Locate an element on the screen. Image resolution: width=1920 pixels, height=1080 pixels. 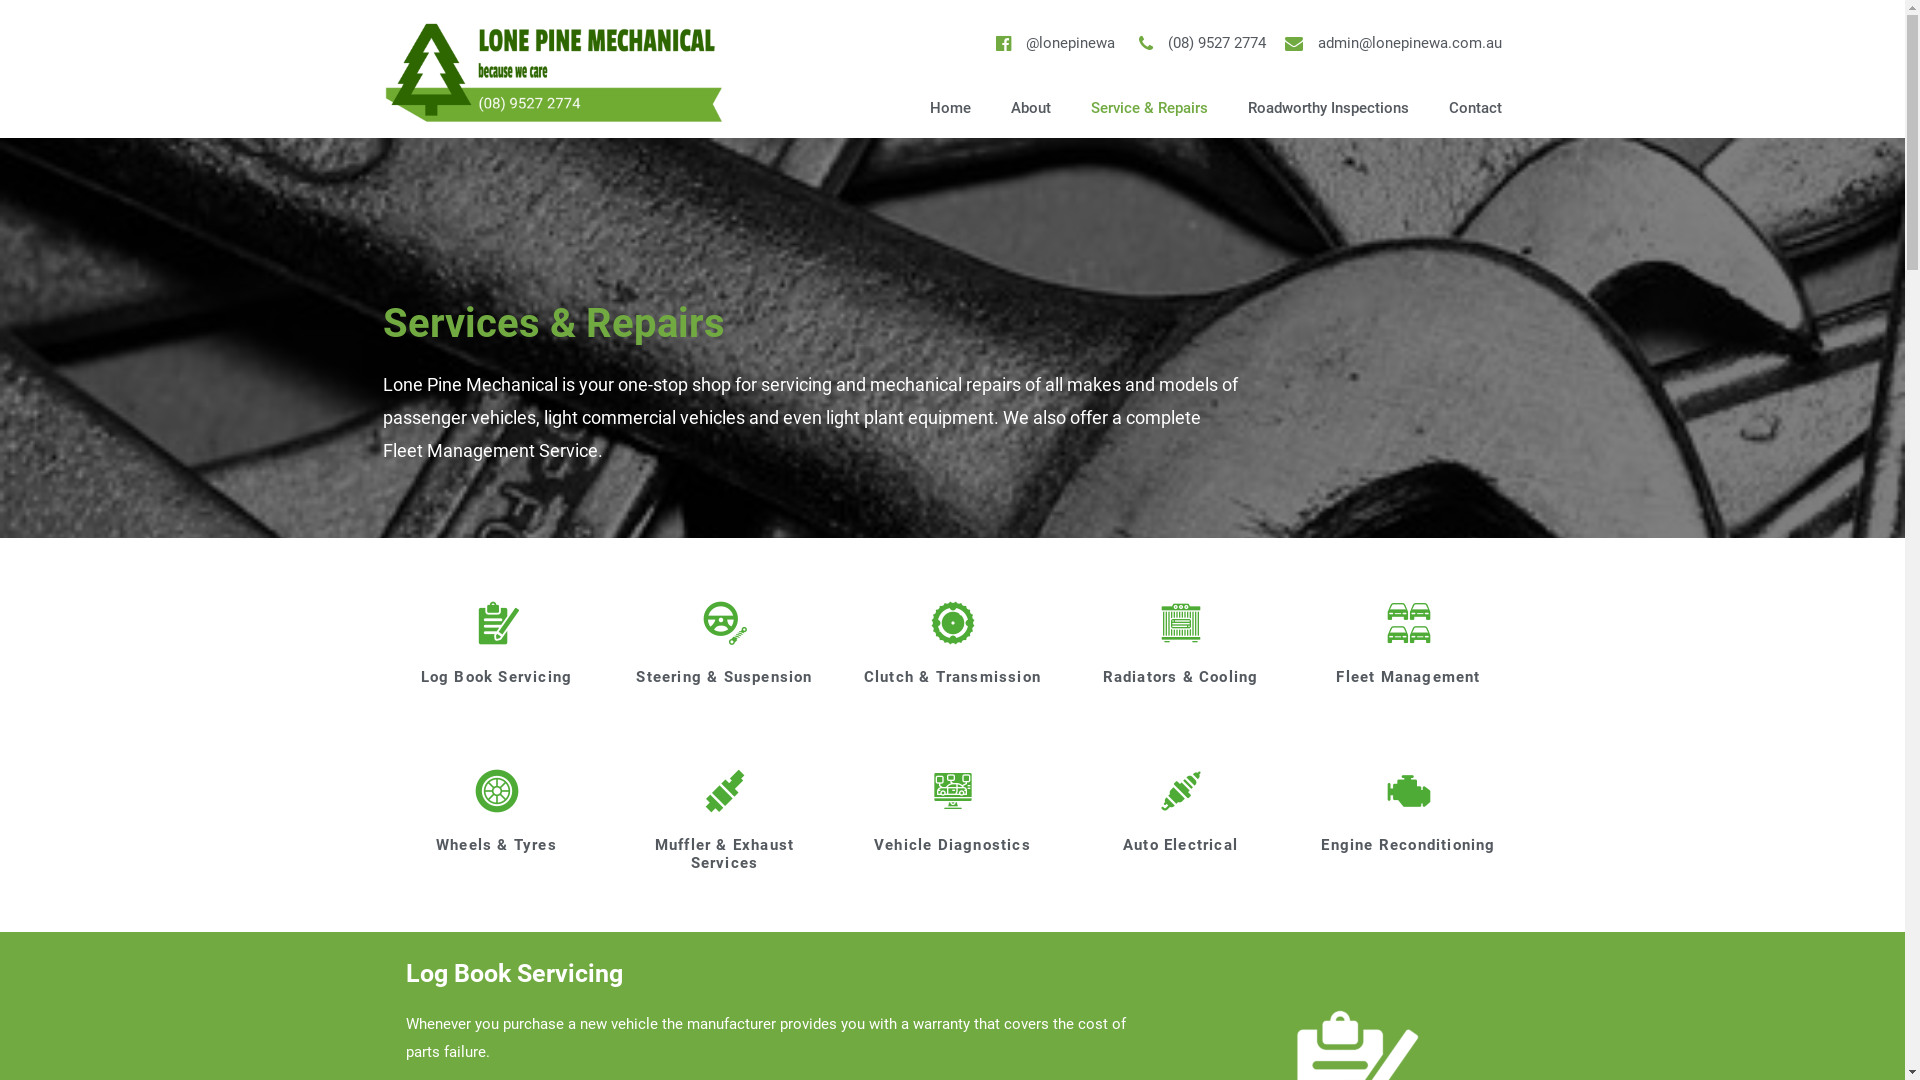
'admin@lonepinewa.com.au' is located at coordinates (1391, 43).